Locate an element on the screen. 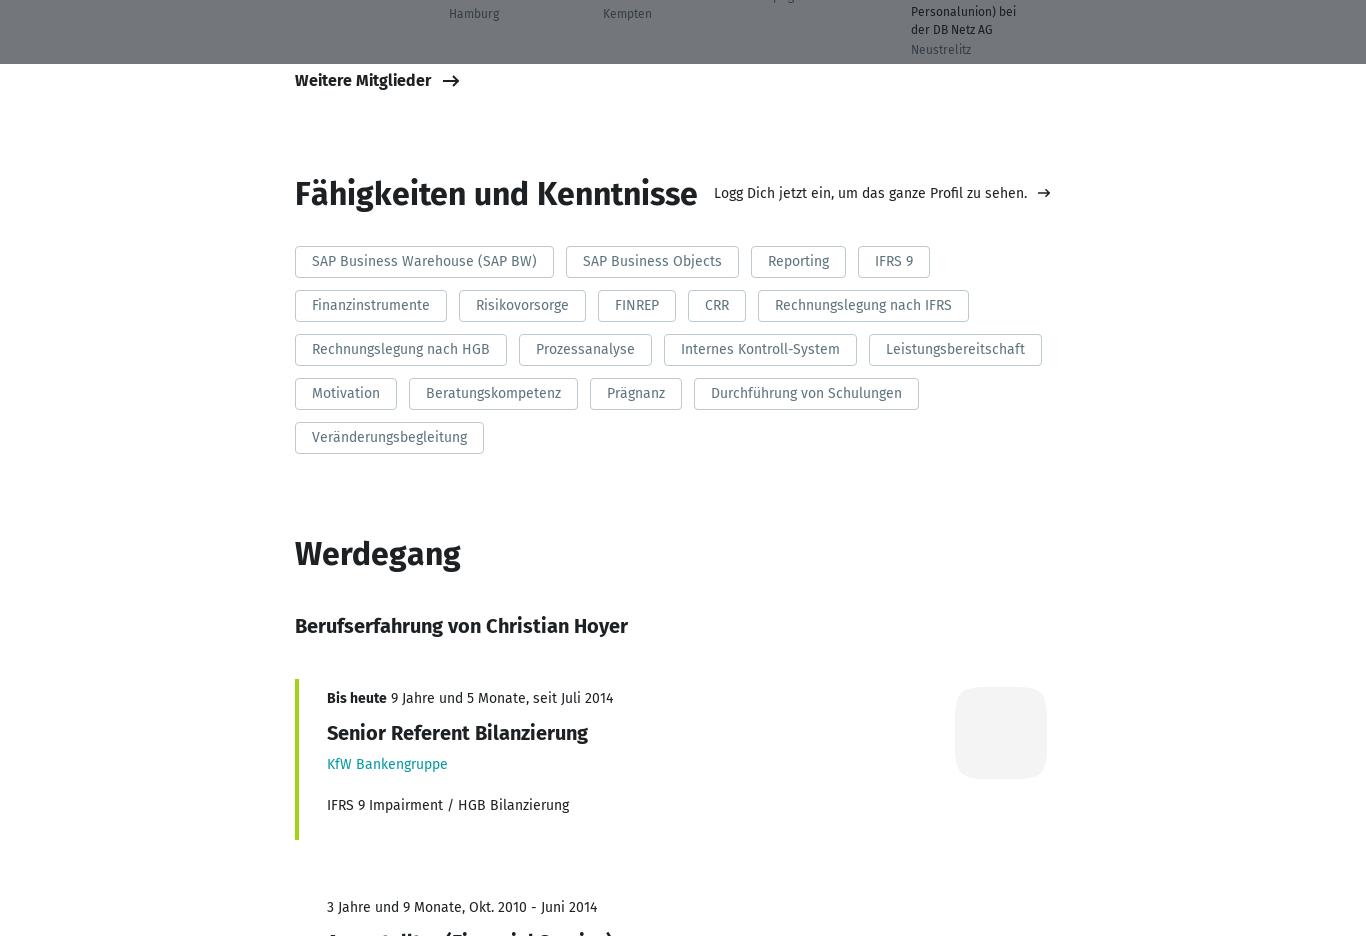 Image resolution: width=1366 pixels, height=936 pixels. 'Internes Kontroll-System' is located at coordinates (678, 347).